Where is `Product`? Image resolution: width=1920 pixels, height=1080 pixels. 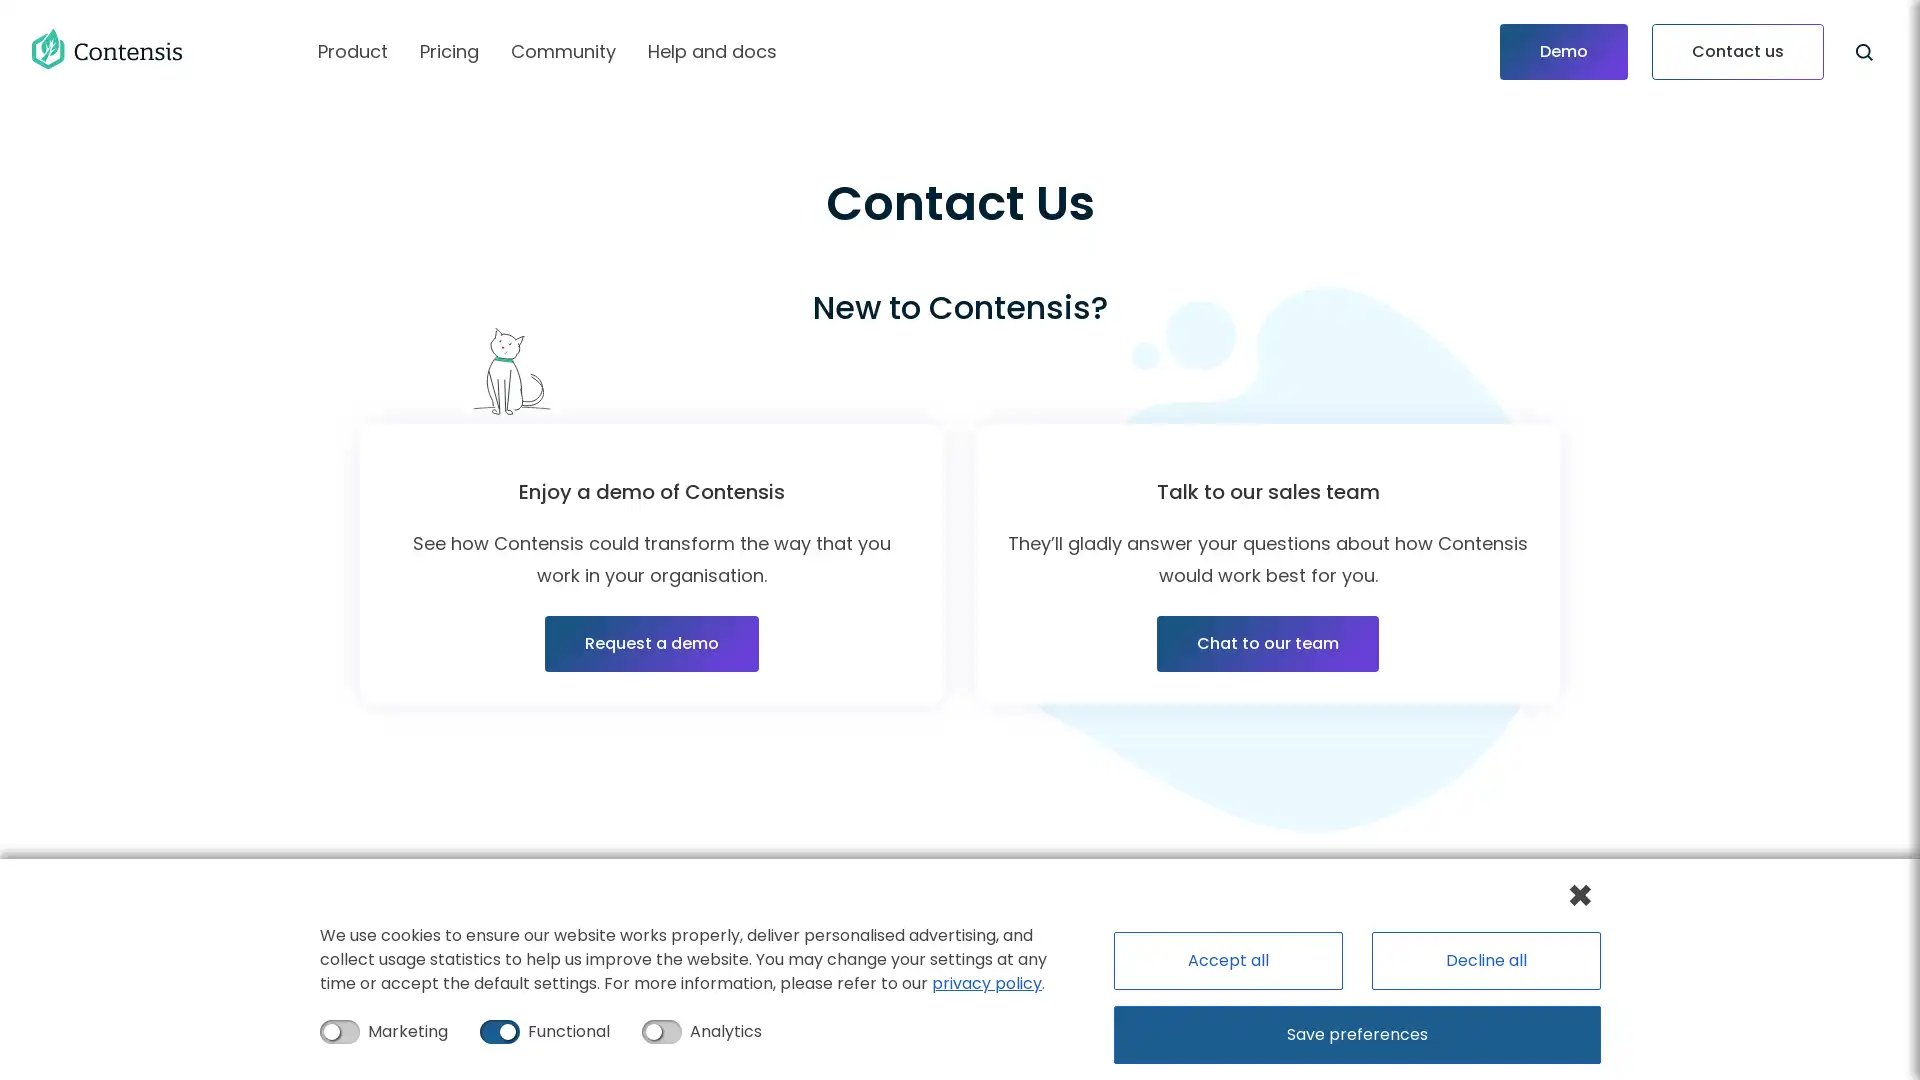 Product is located at coordinates (353, 50).